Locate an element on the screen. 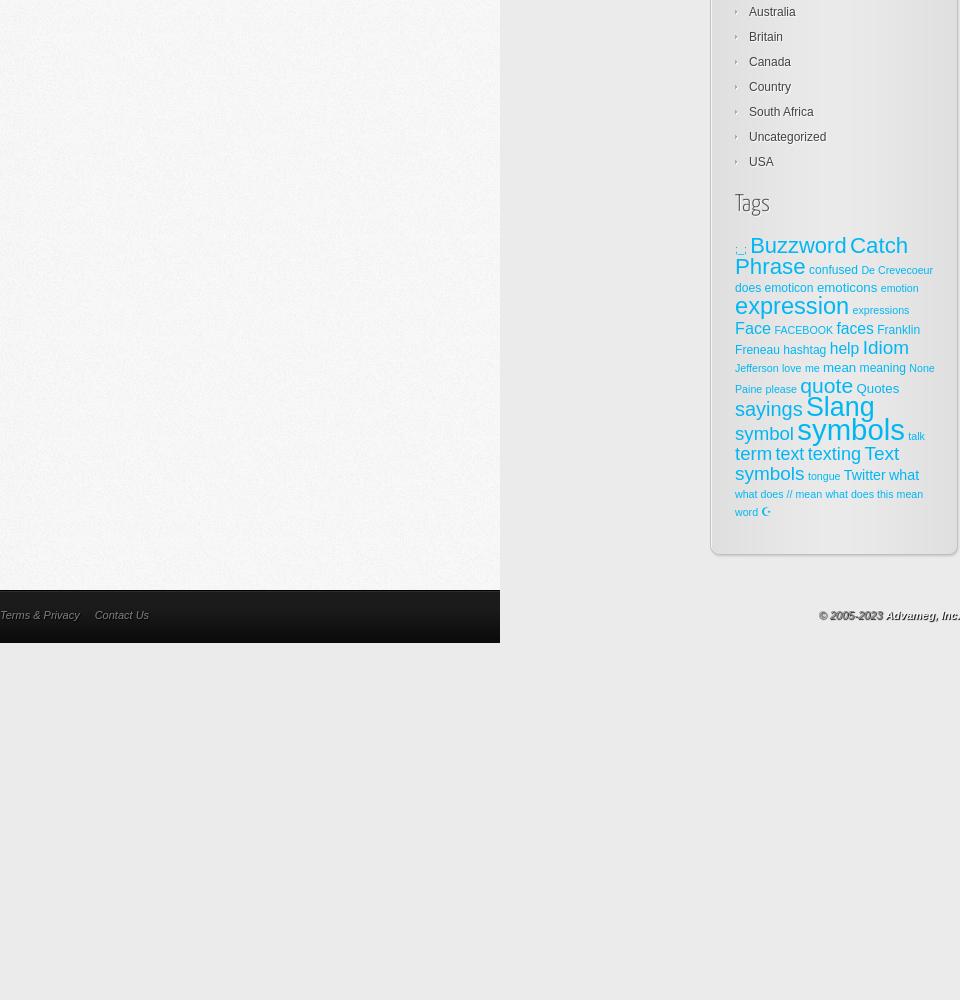  'Text symbols' is located at coordinates (733, 462).